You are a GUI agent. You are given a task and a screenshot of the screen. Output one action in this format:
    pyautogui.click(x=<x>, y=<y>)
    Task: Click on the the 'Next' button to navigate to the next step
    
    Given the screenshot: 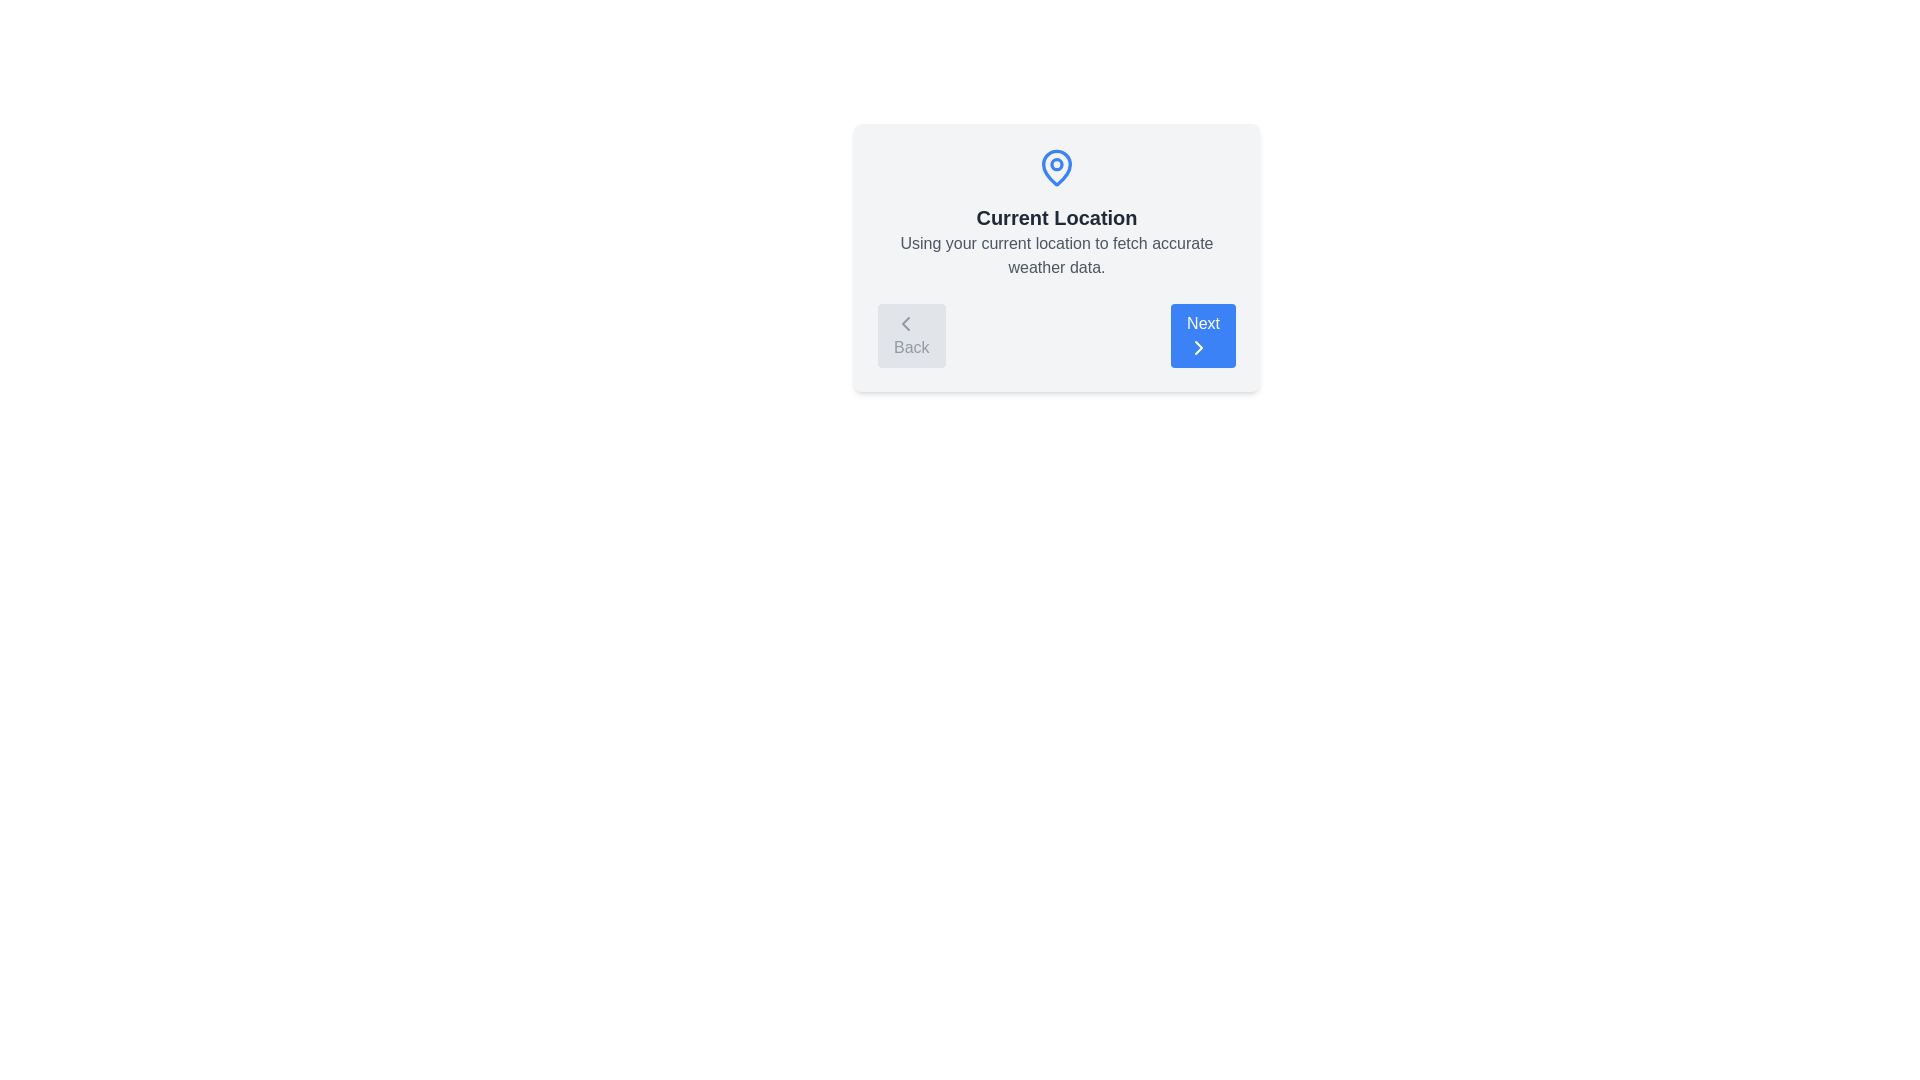 What is the action you would take?
    pyautogui.click(x=1202, y=334)
    